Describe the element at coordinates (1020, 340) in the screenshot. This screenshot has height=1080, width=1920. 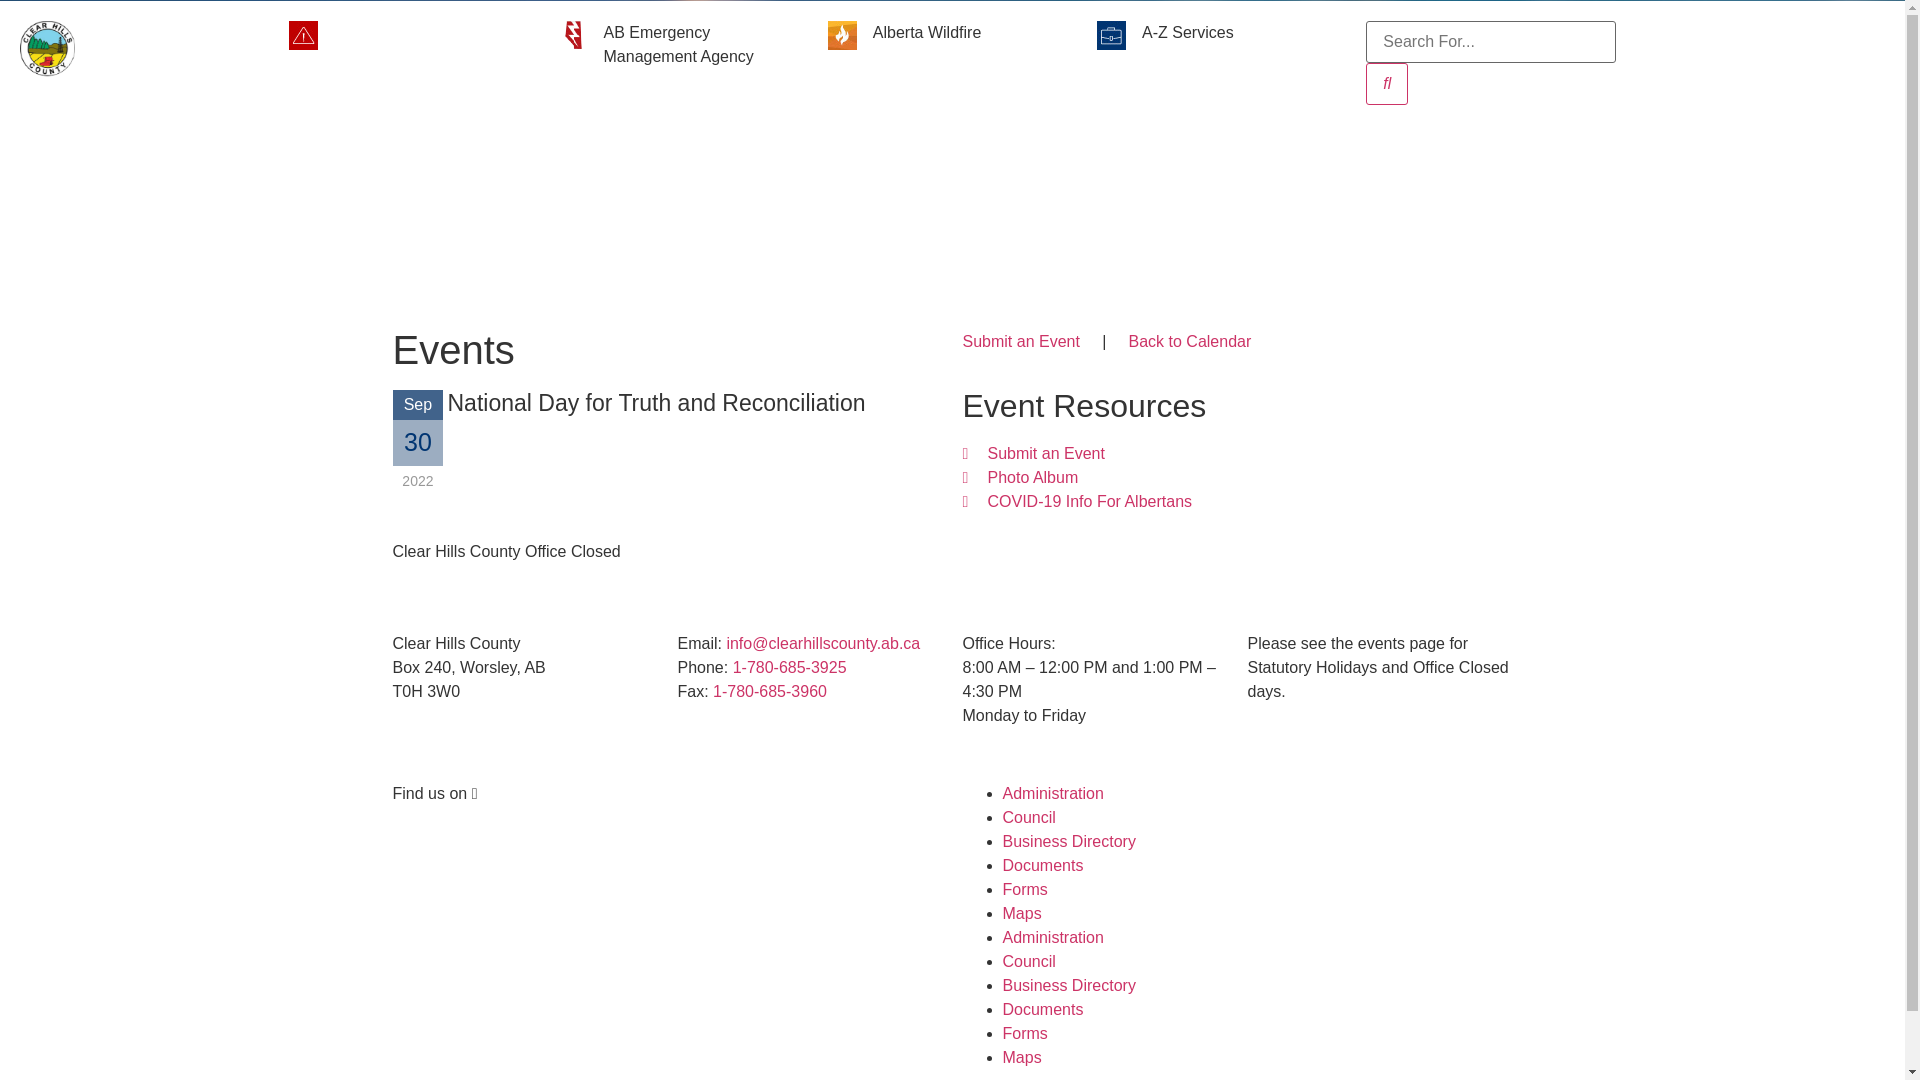
I see `'Submit an Event'` at that location.